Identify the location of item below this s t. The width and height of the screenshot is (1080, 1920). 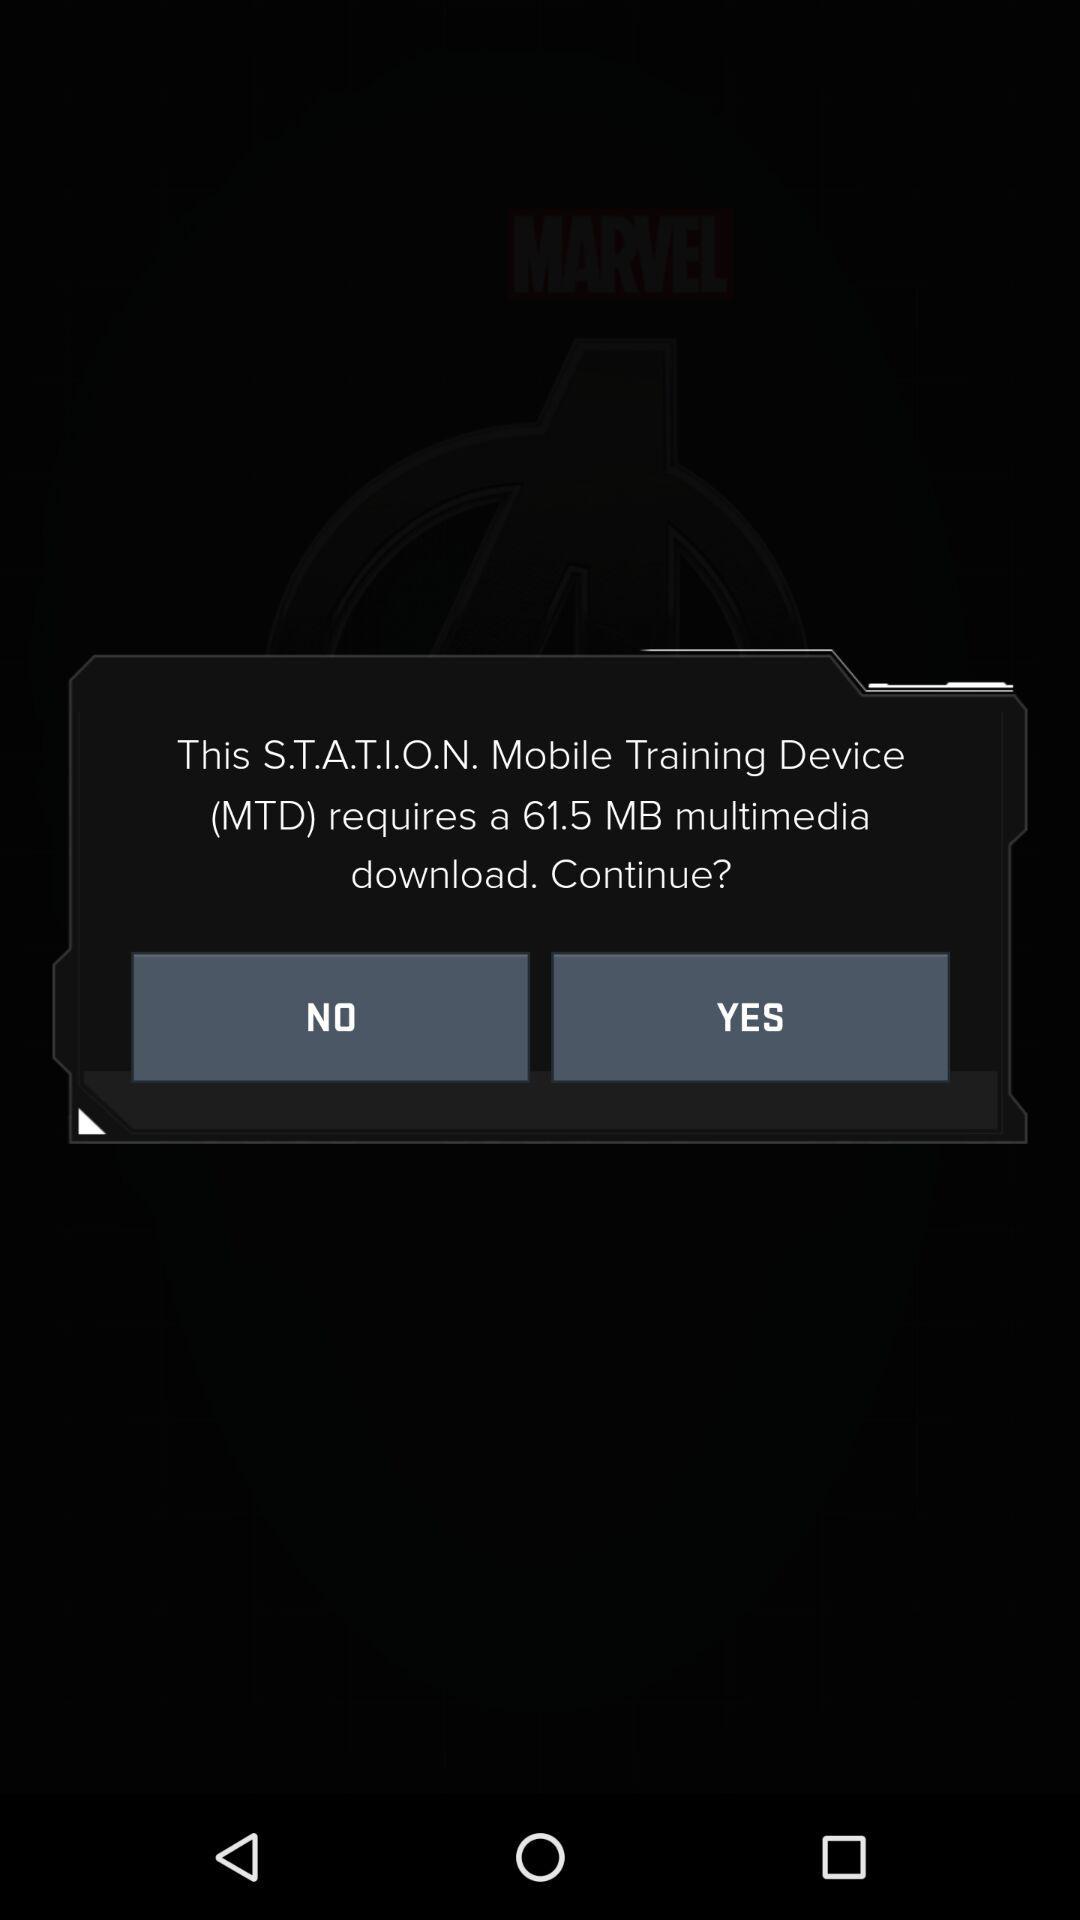
(329, 1017).